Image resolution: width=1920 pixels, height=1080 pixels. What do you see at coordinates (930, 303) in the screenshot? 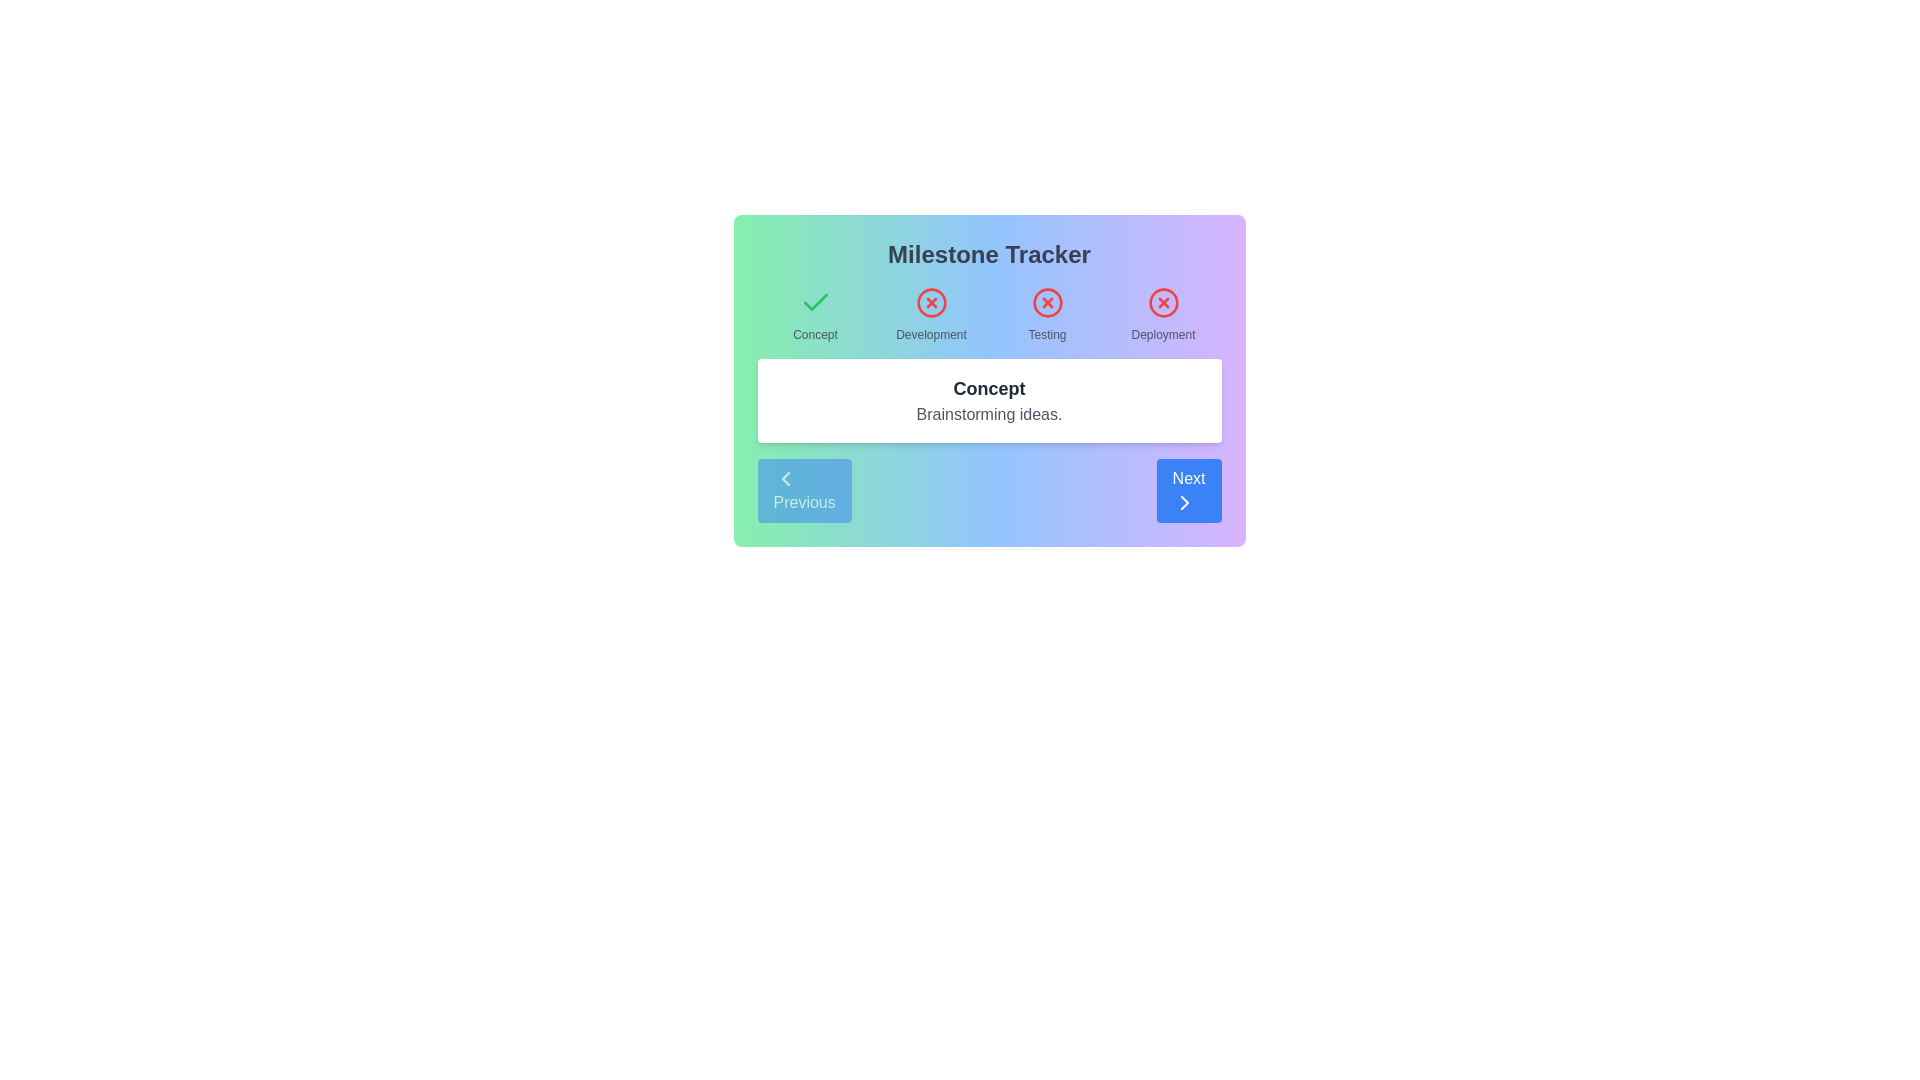
I see `the circular red-stroke icon with an 'X' symbol, located above the 'Development' label in the second section of the progress bar` at bounding box center [930, 303].